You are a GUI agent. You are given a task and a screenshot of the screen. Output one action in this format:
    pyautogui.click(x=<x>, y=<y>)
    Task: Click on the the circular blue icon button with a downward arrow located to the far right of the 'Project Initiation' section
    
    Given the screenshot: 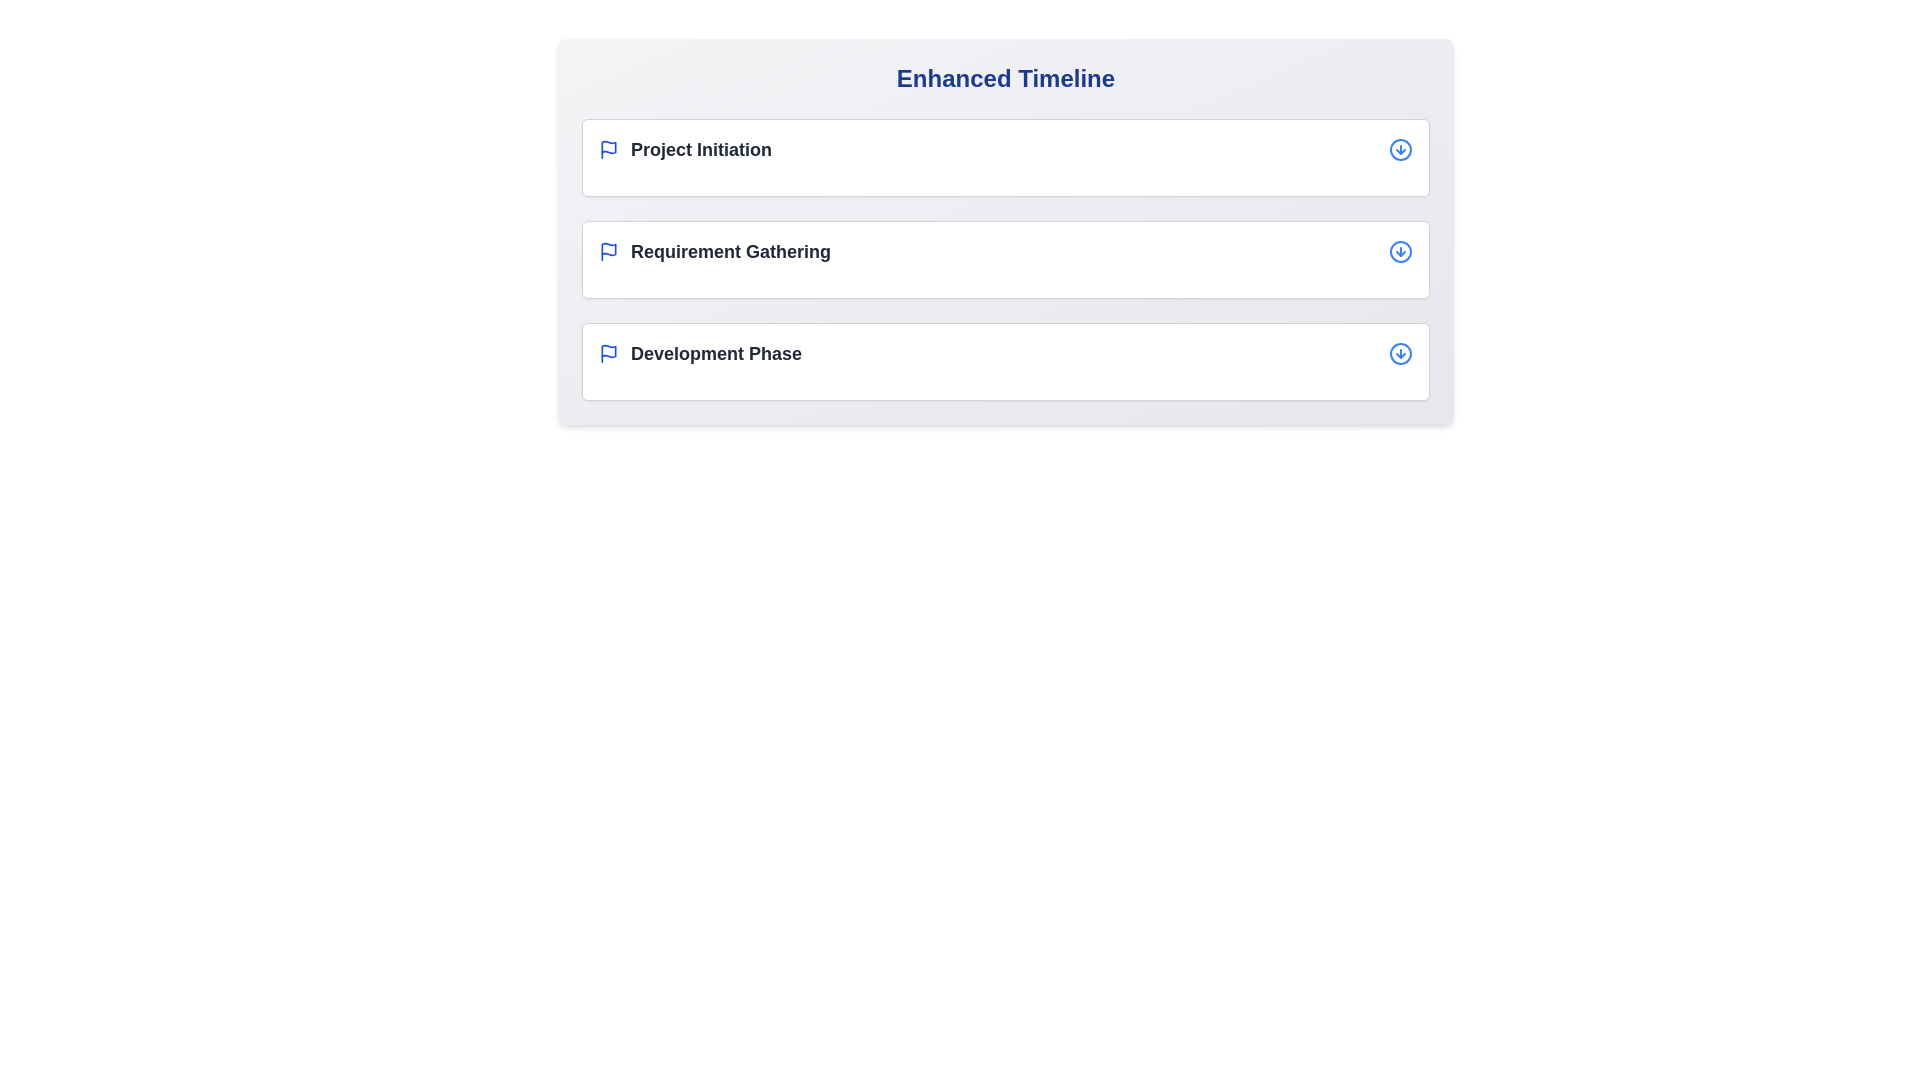 What is the action you would take?
    pyautogui.click(x=1400, y=149)
    